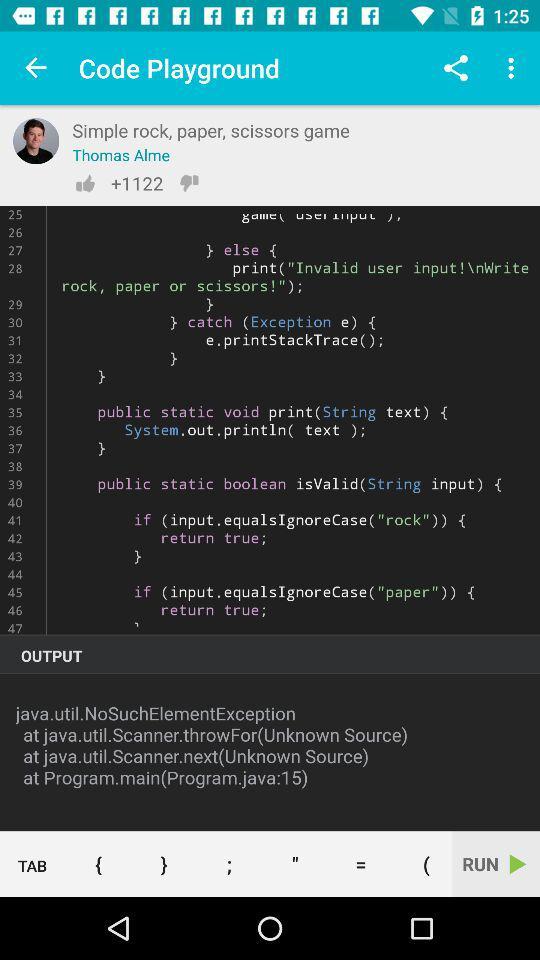 The image size is (540, 960). I want to click on the avatar icon, so click(36, 140).